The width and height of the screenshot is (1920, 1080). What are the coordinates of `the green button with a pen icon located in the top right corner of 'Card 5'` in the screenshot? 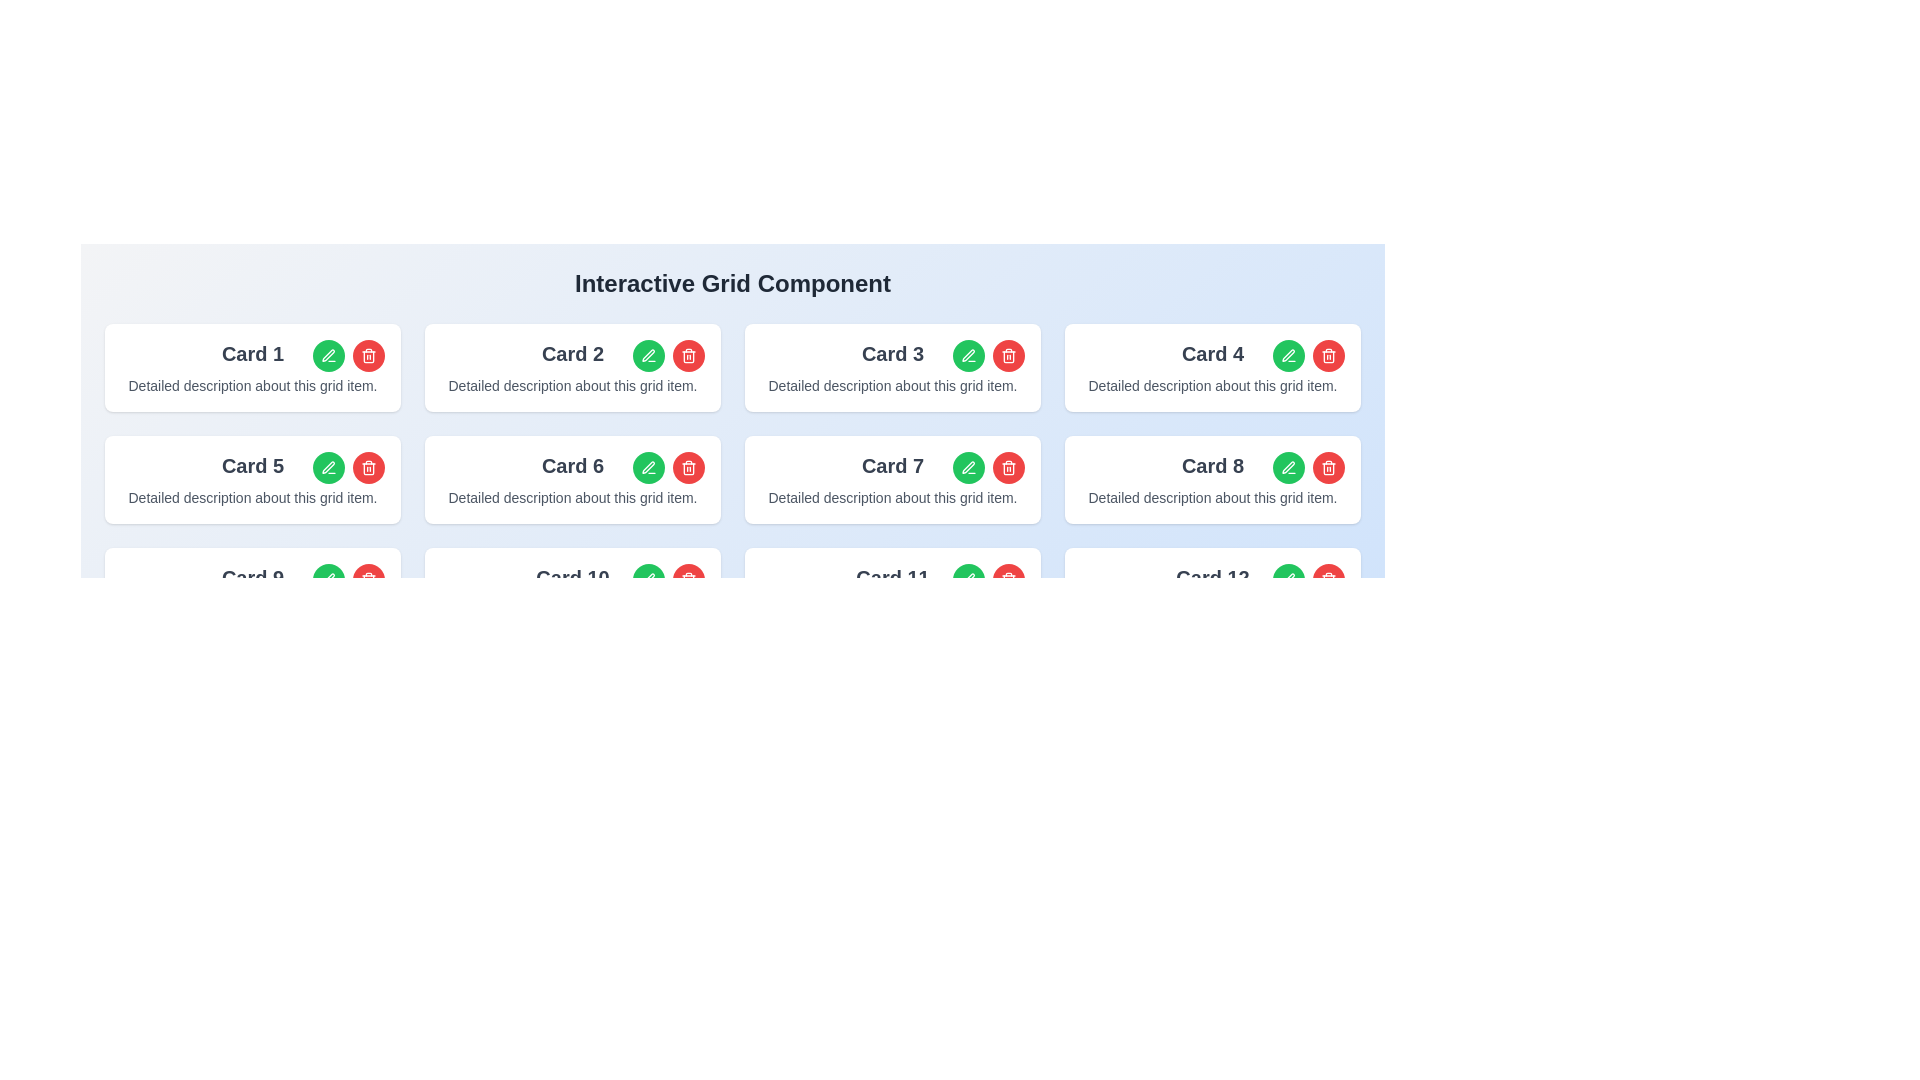 It's located at (349, 467).